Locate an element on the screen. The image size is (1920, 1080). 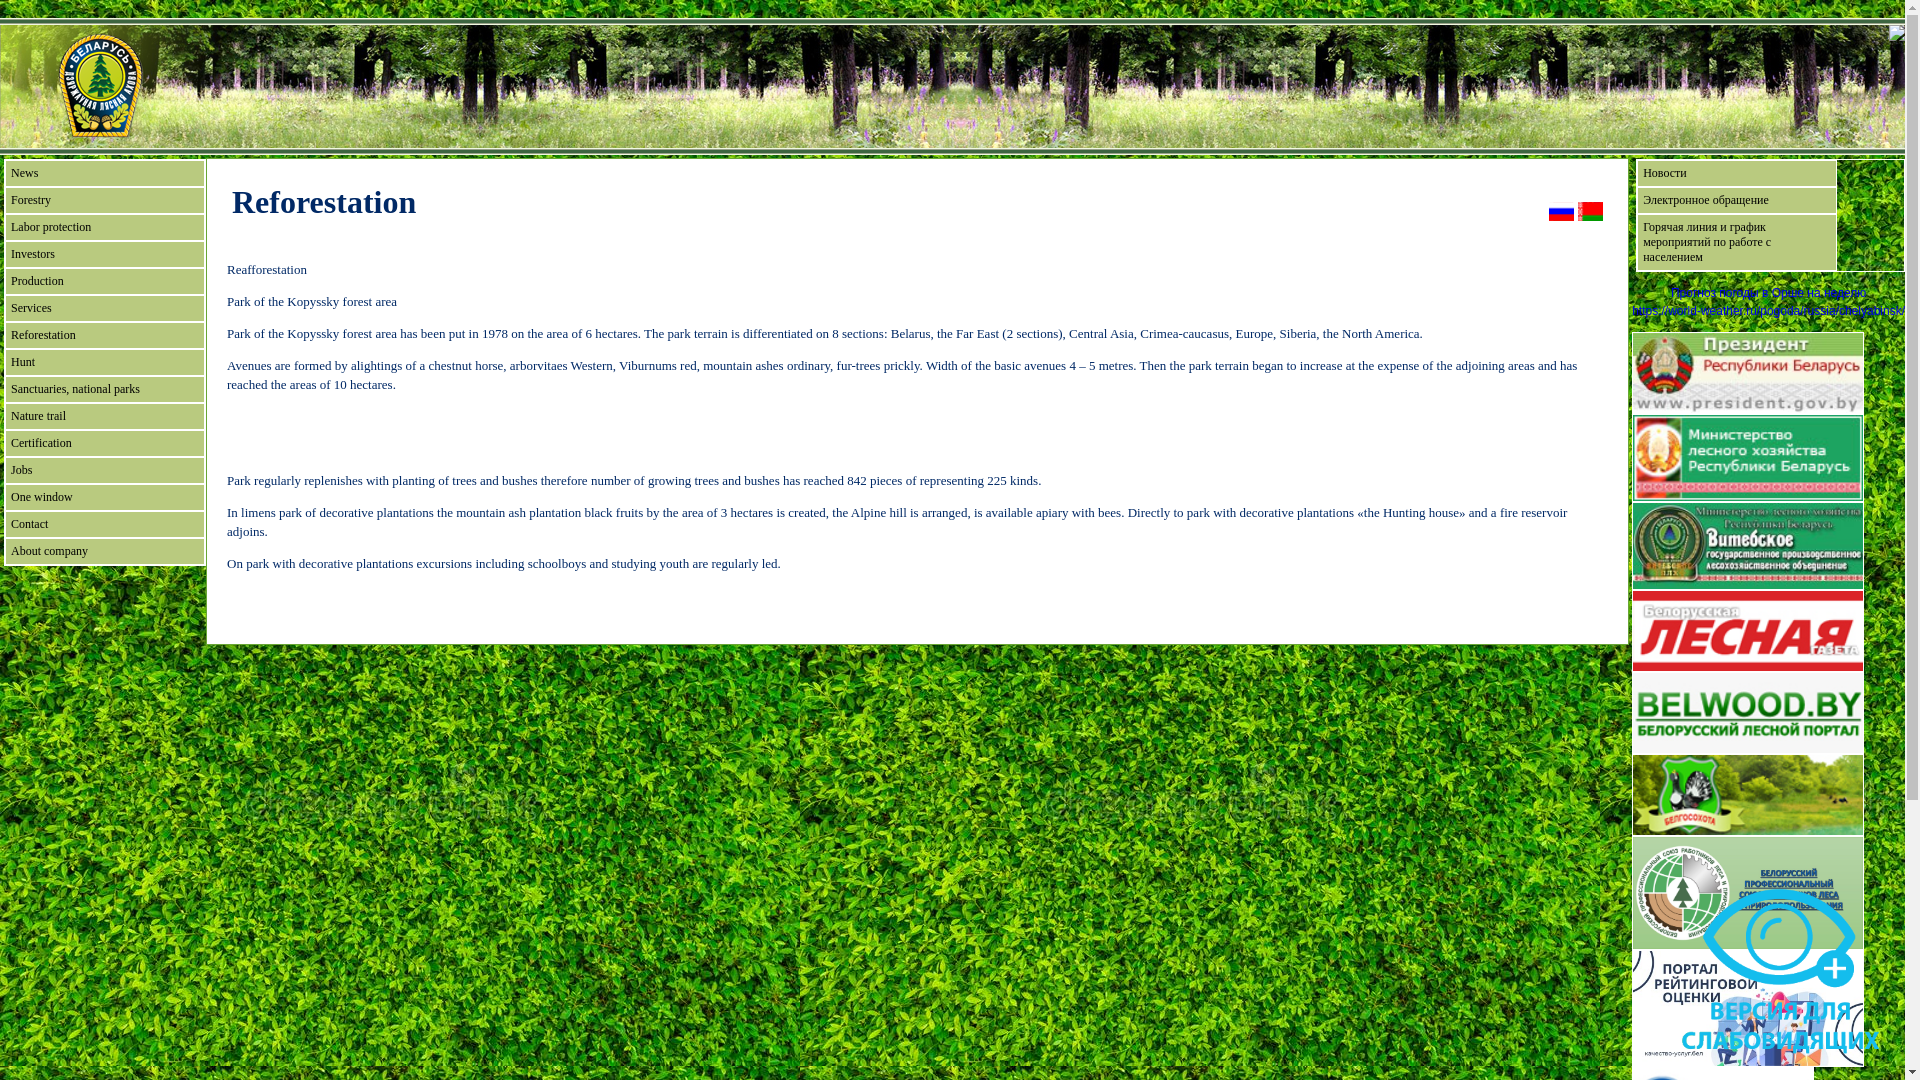
'Production' is located at coordinates (104, 281).